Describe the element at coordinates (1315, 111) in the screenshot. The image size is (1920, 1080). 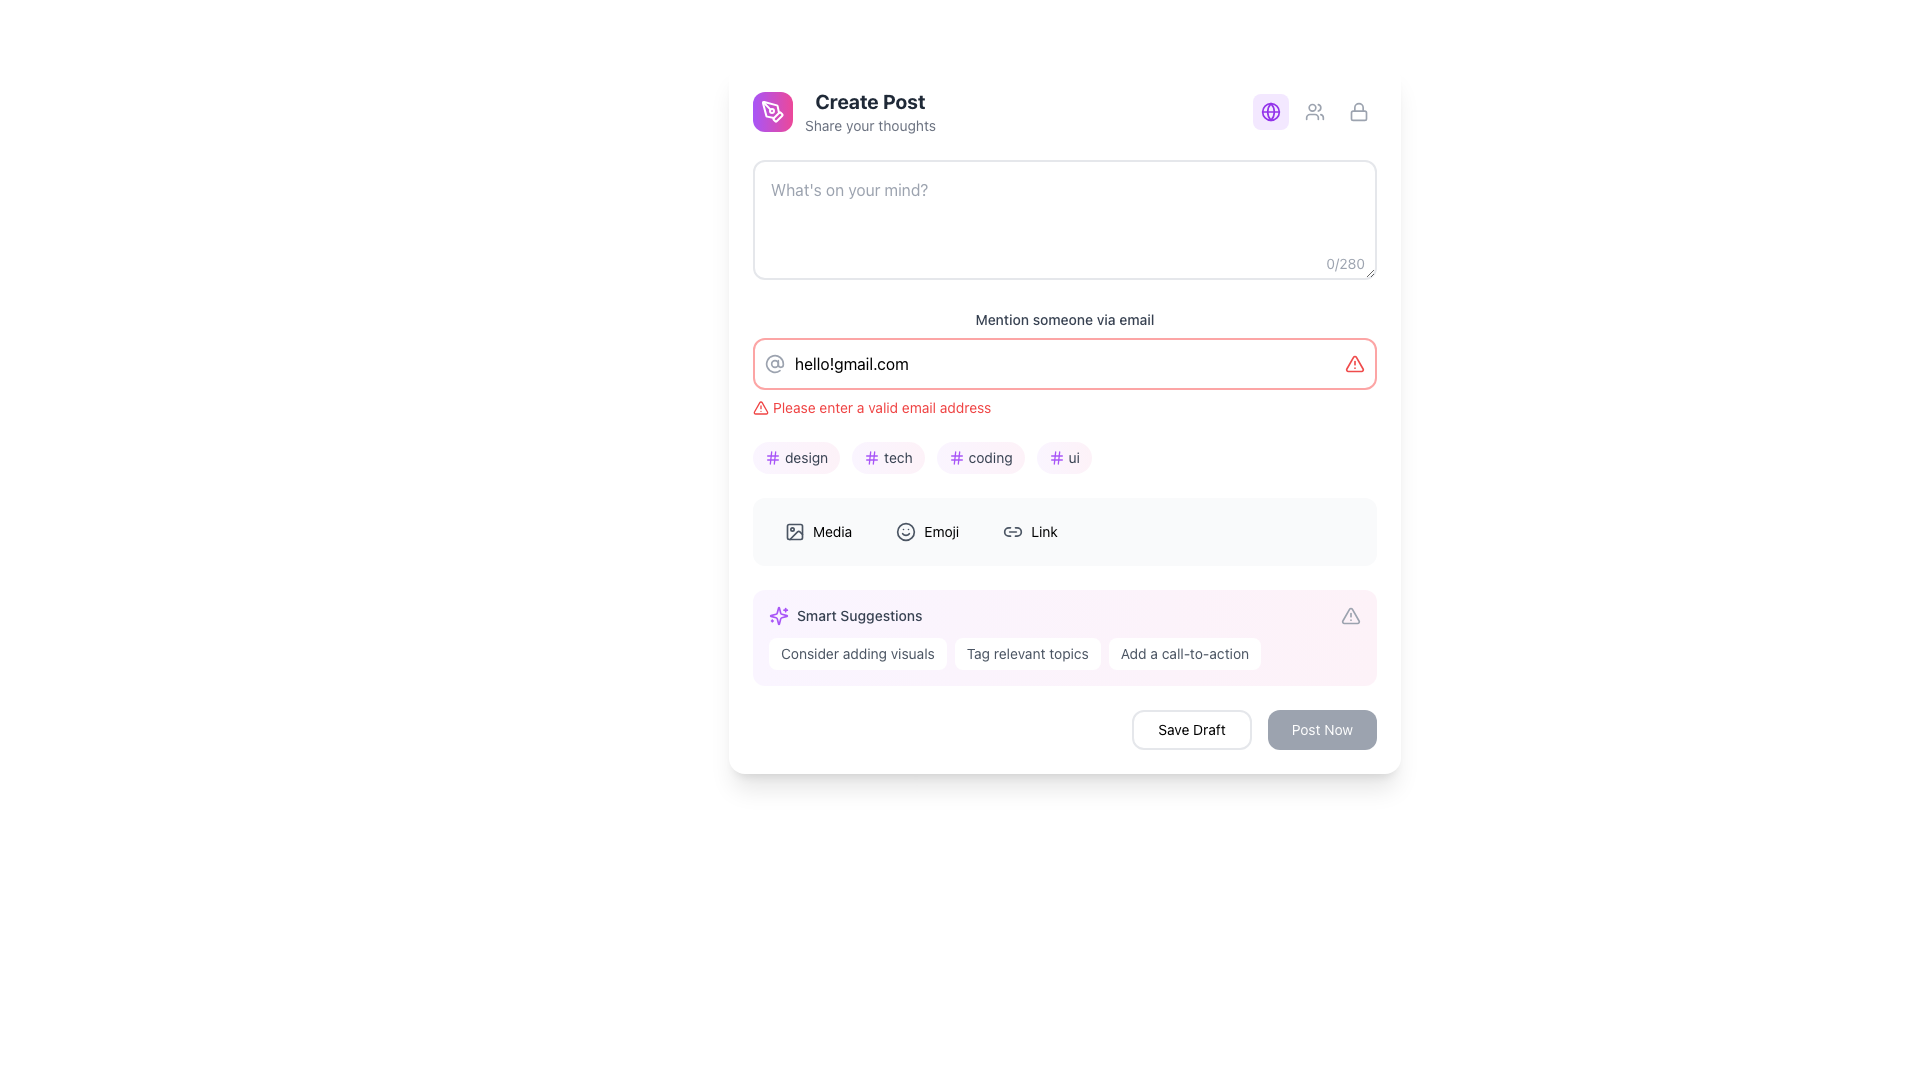
I see `the button with a circular icon resembling a group of two people side-by-side, located at the top-right corner of the interface` at that location.